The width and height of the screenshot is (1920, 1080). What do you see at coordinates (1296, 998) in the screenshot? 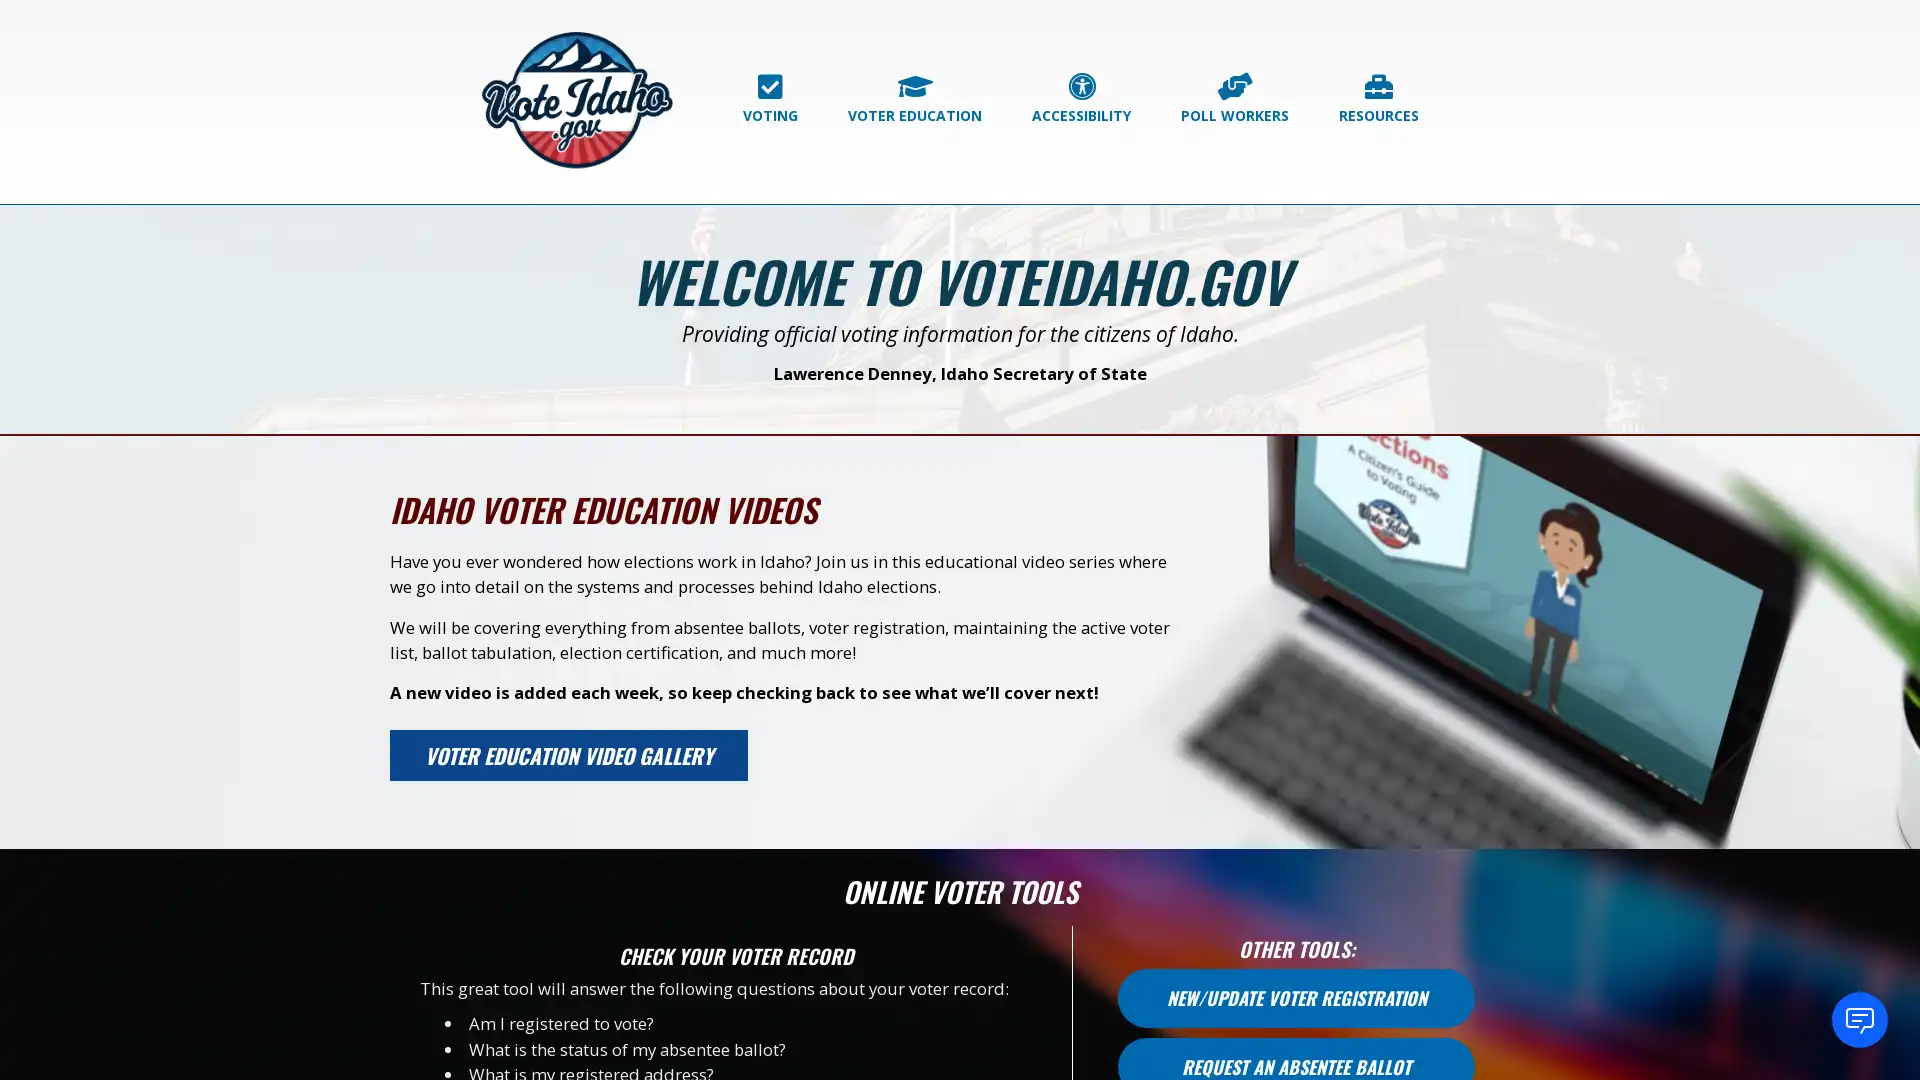
I see `NEW/UPDATE VOTER REGISTRATION` at bounding box center [1296, 998].